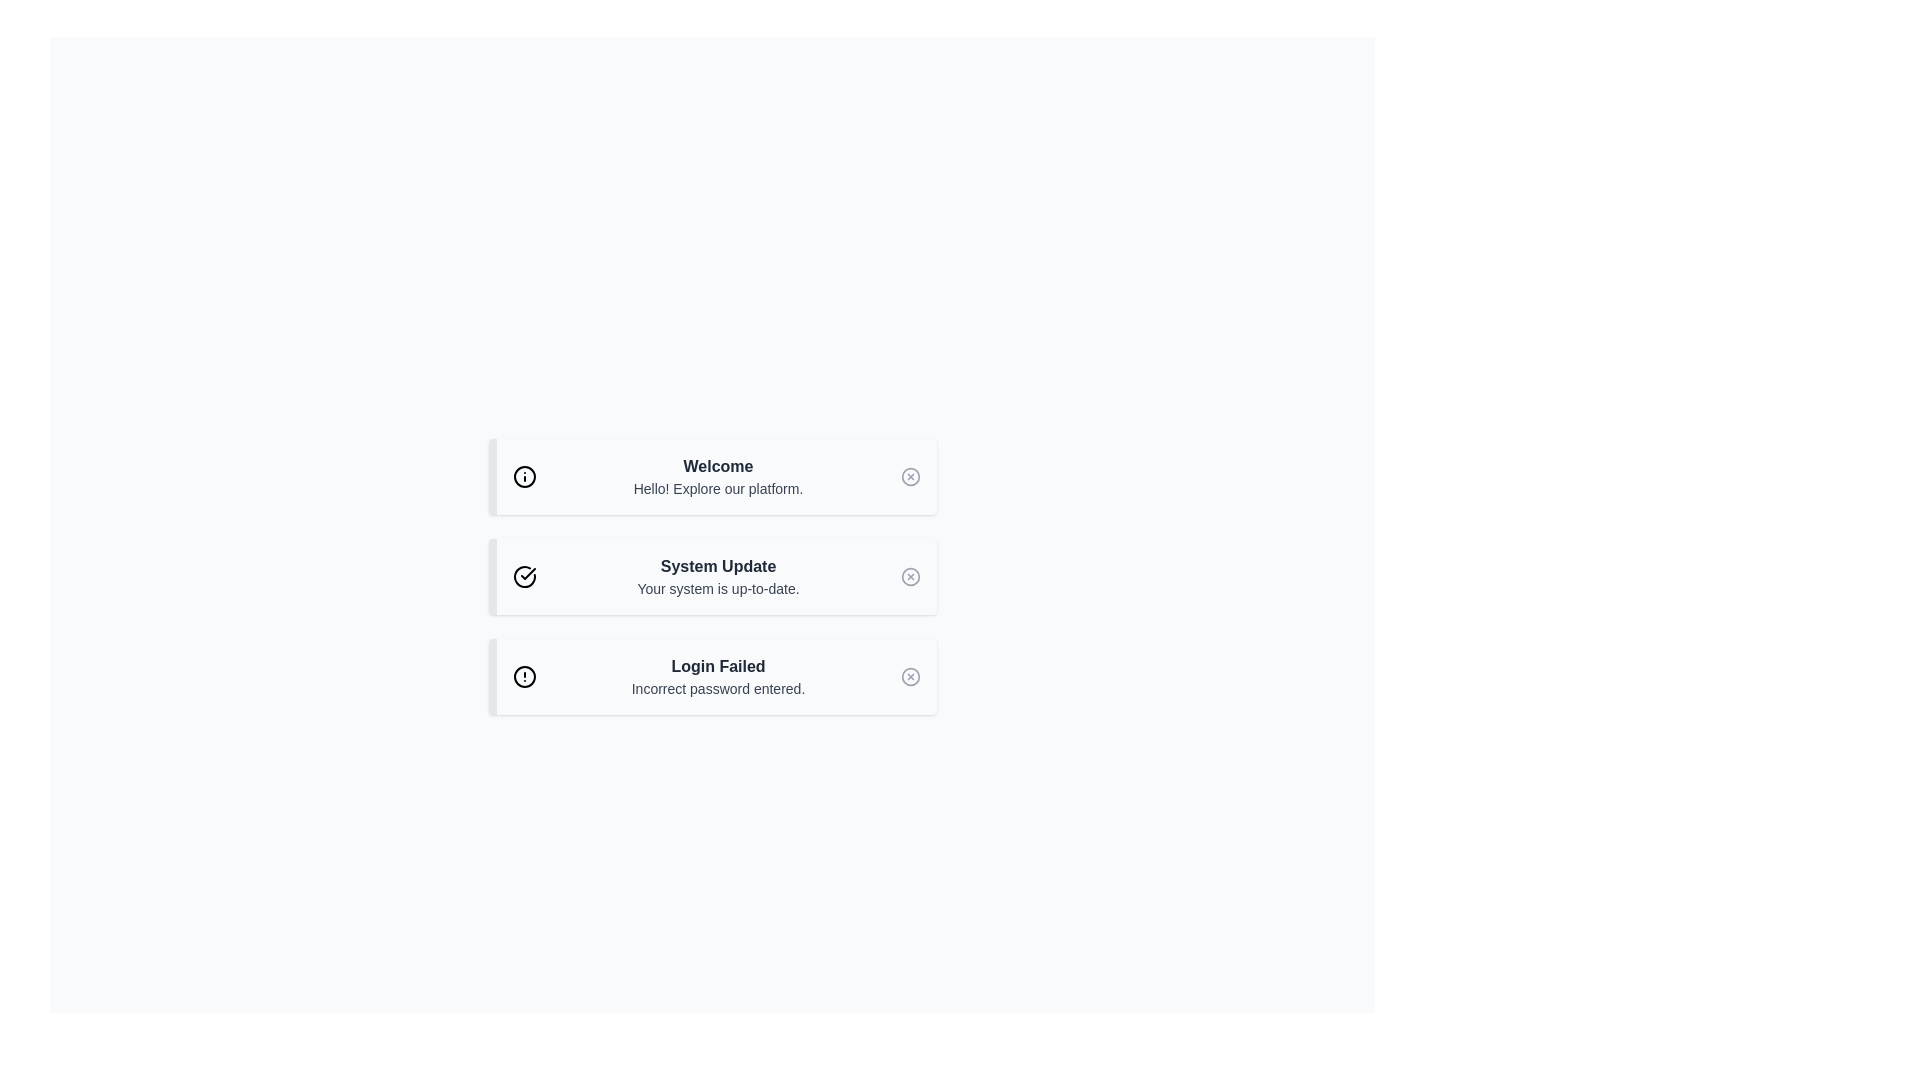 This screenshot has height=1080, width=1920. Describe the element at coordinates (718, 477) in the screenshot. I see `the informational header Text Block that welcomes the user and encourages exploration of the platform, which is positioned centrally within a rounded card appearance` at that location.